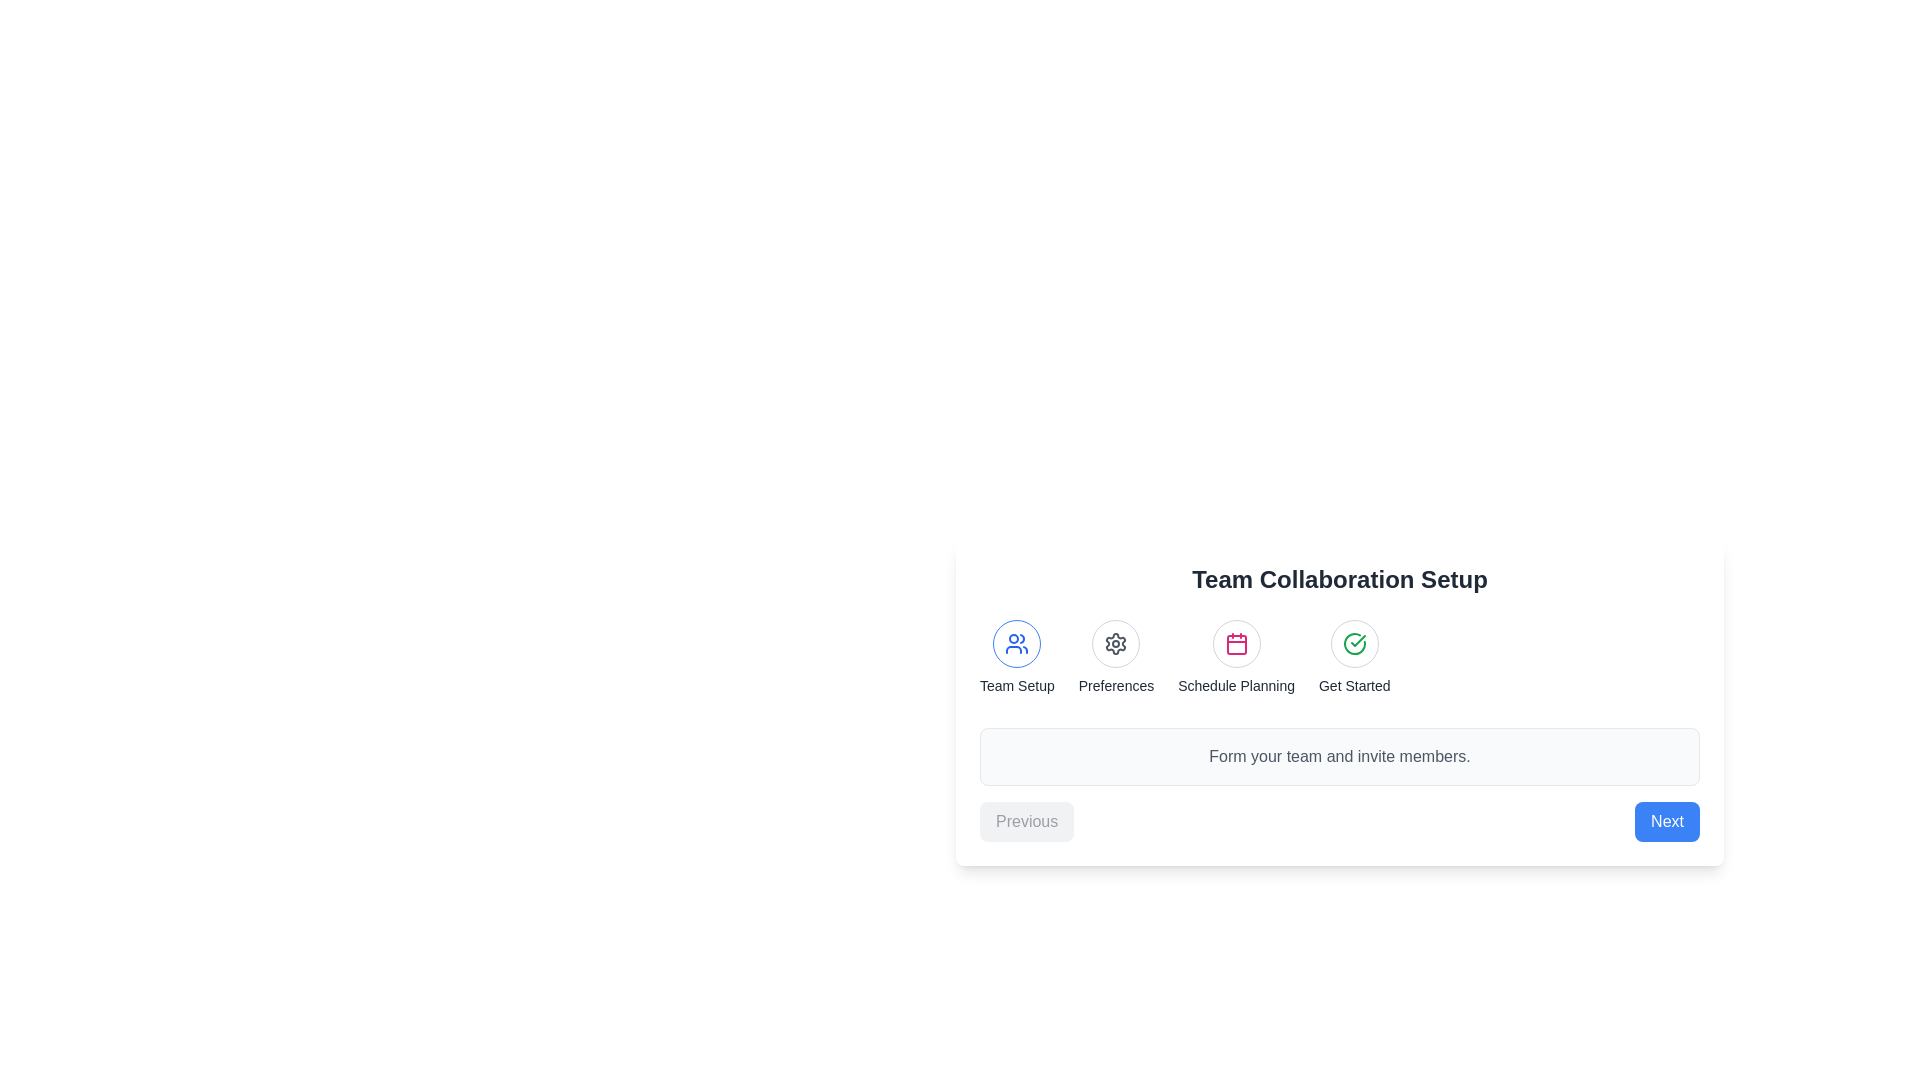 This screenshot has height=1080, width=1920. What do you see at coordinates (1354, 644) in the screenshot?
I see `the 'Get Started' button, which is the last of four icons under the 'Team Collaboration Setup' heading, to initiate the action` at bounding box center [1354, 644].